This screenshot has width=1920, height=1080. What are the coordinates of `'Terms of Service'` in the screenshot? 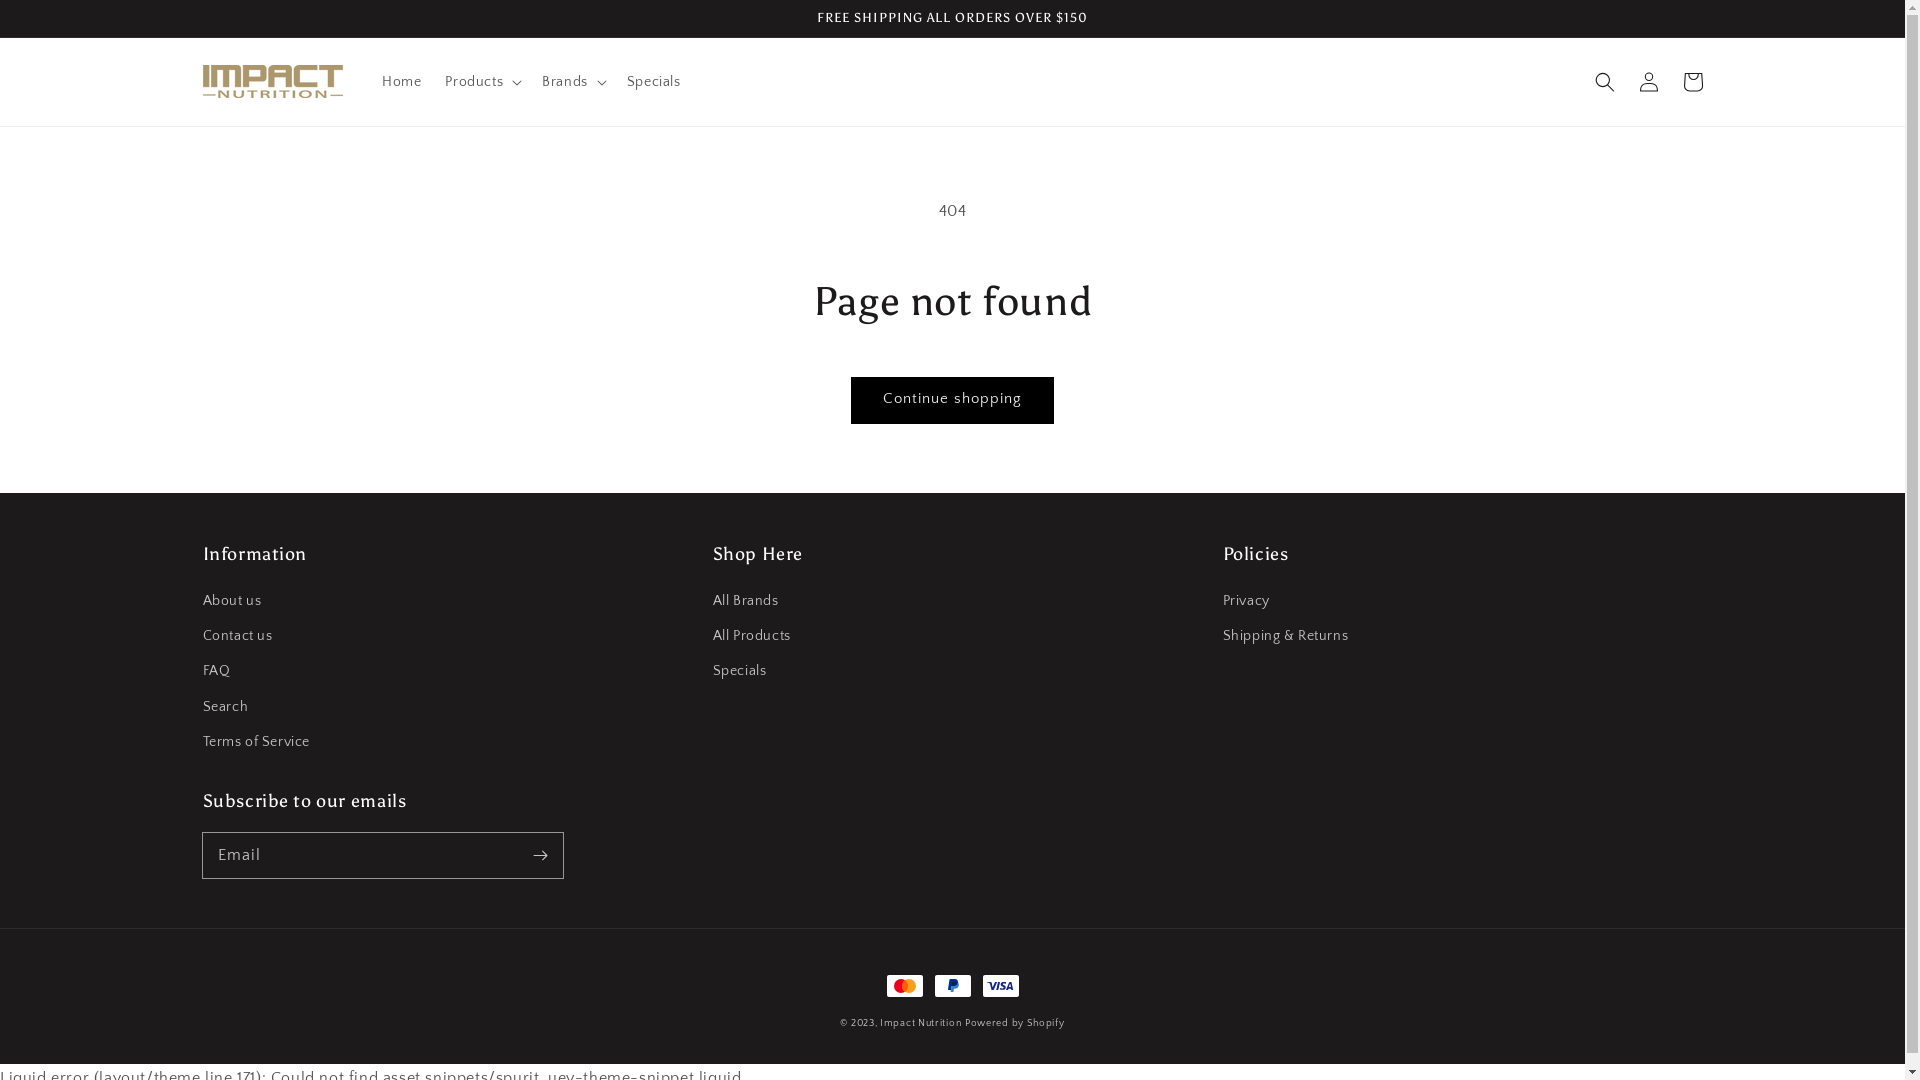 It's located at (254, 742).